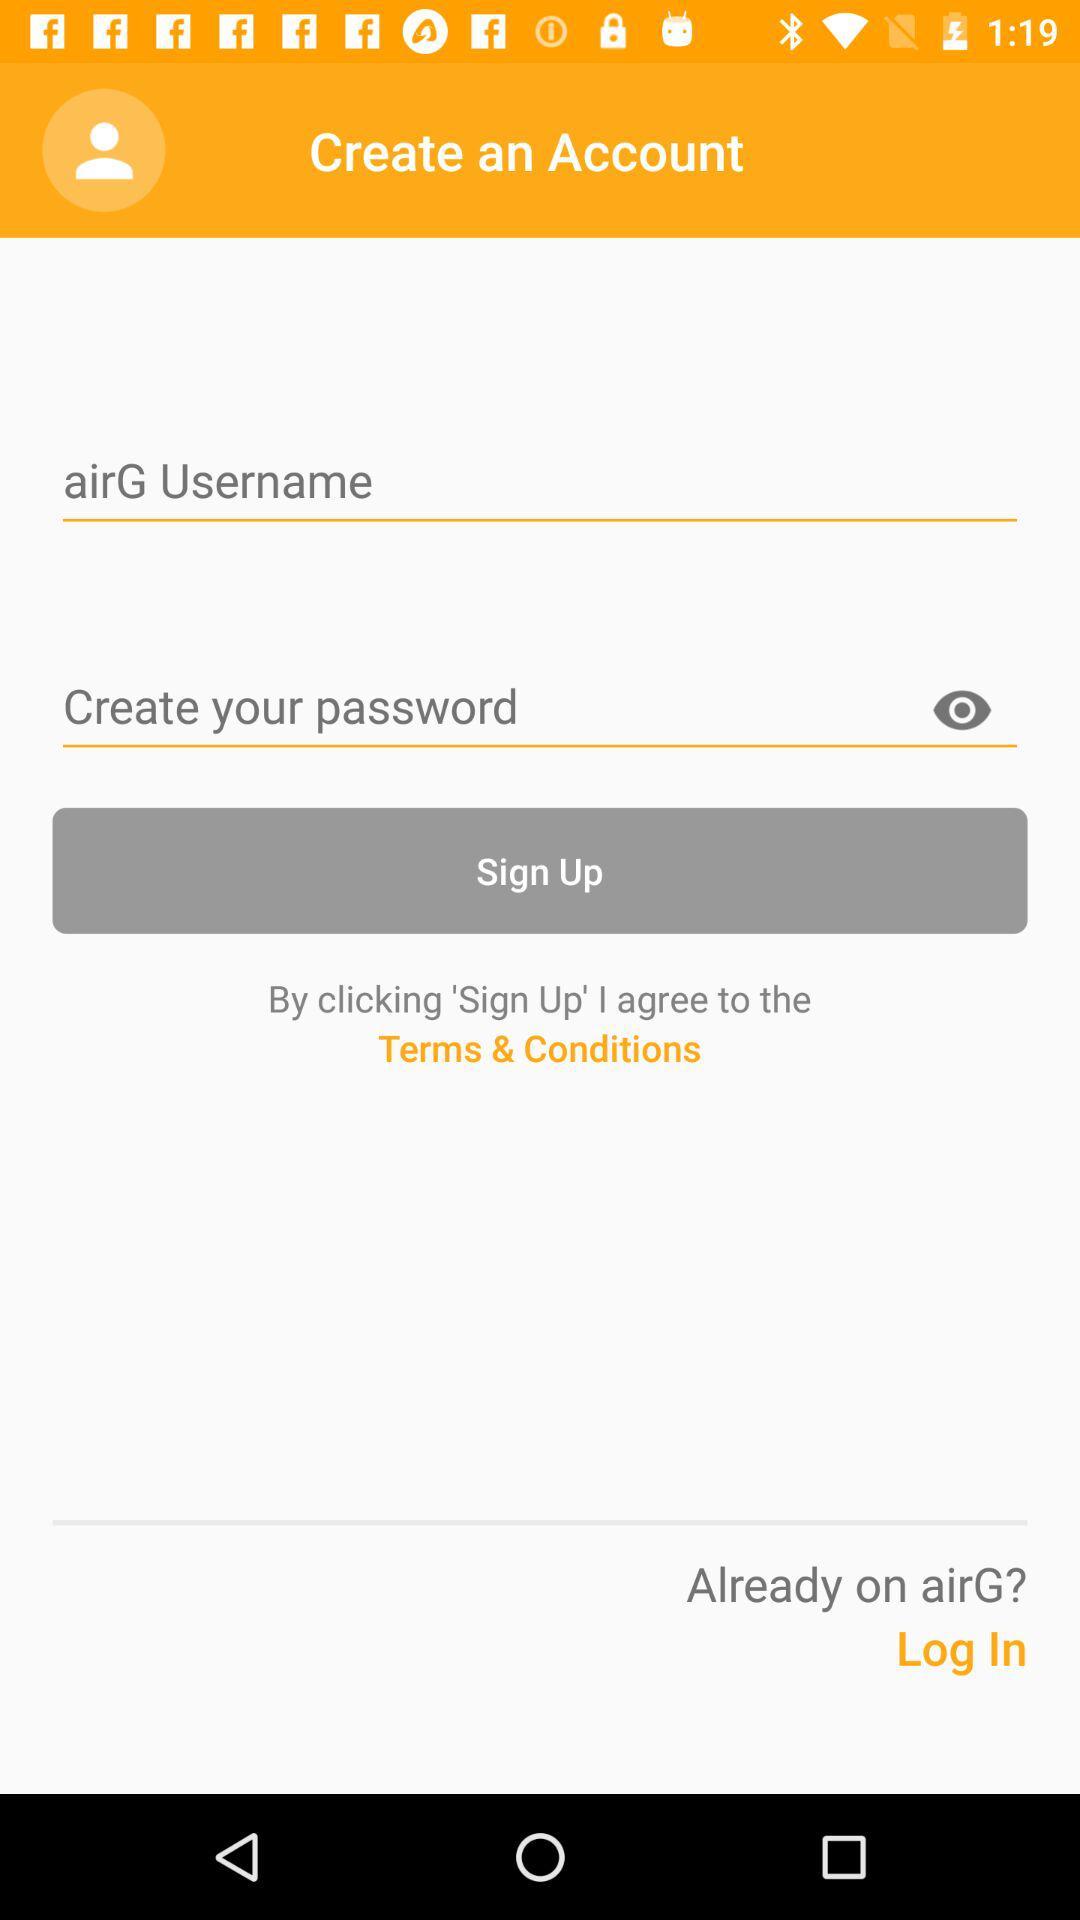 This screenshot has width=1080, height=1920. What do you see at coordinates (540, 483) in the screenshot?
I see `username` at bounding box center [540, 483].